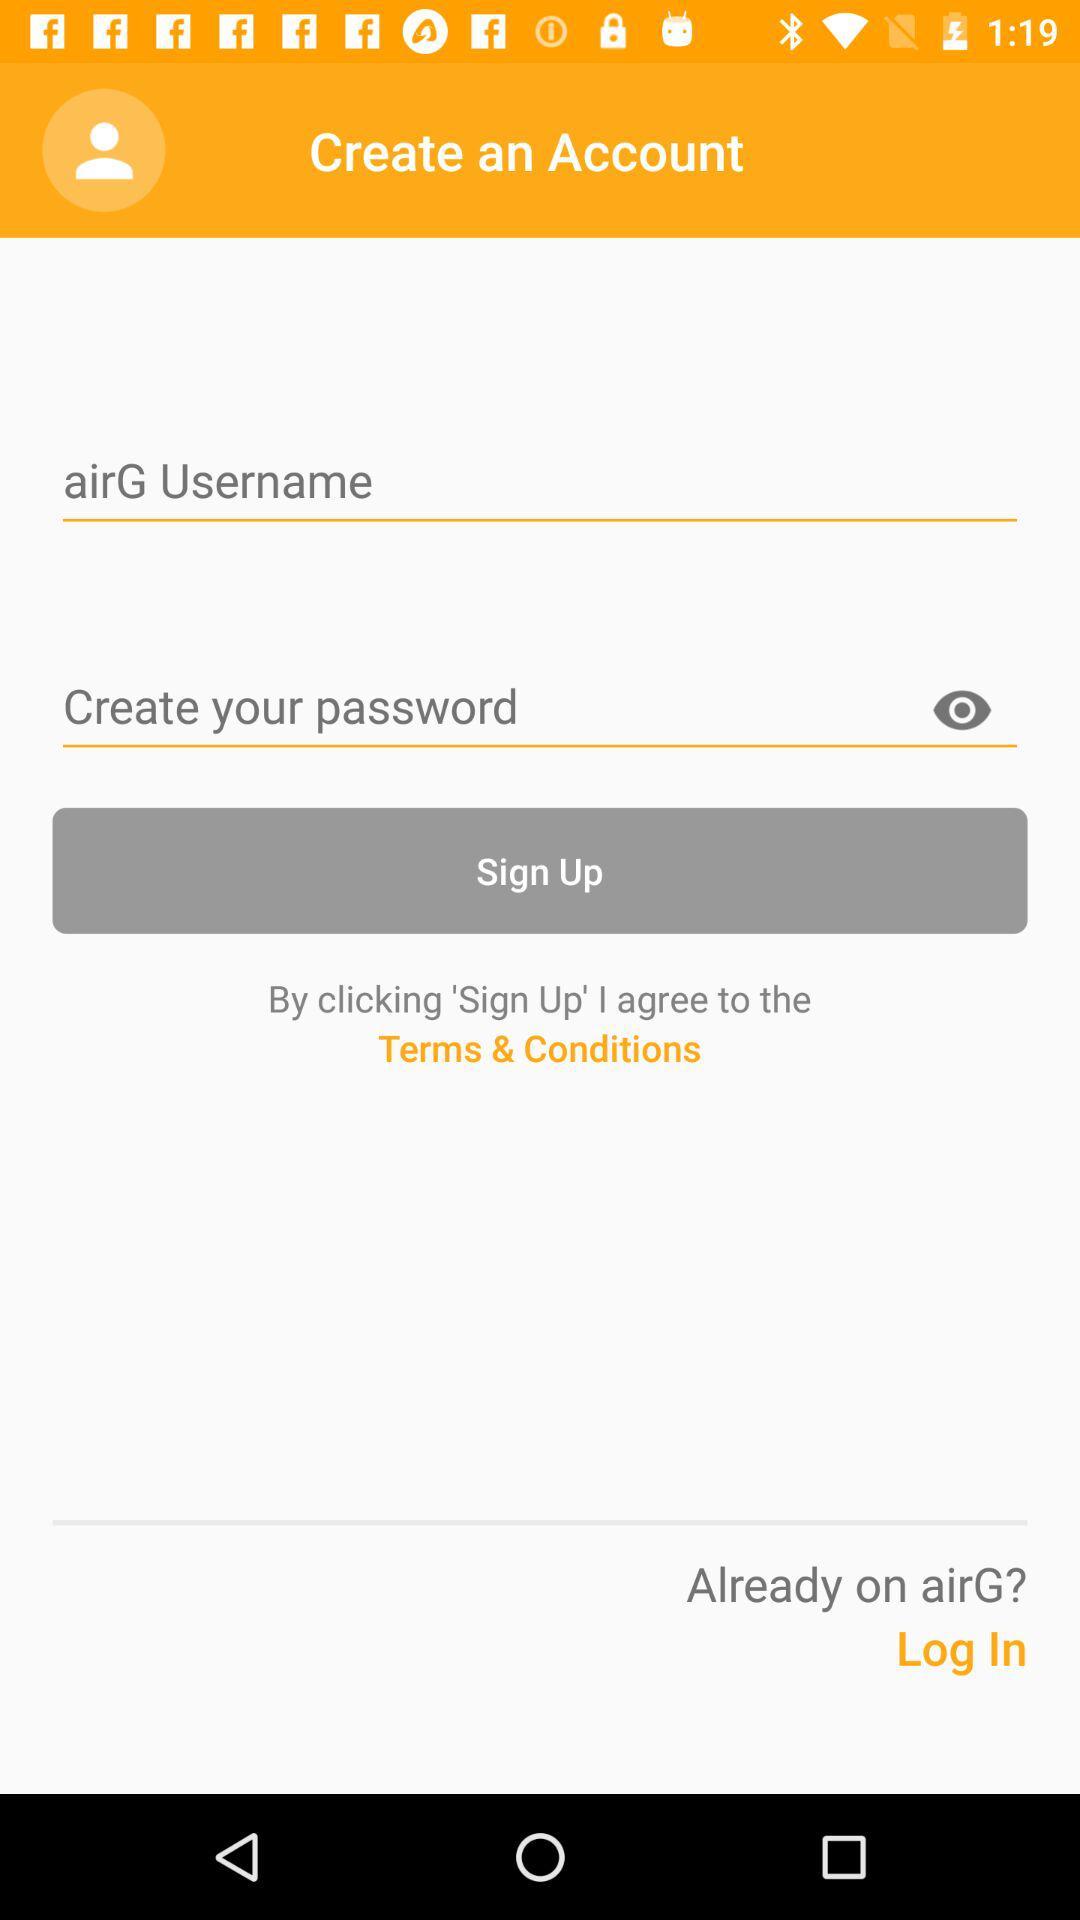 This screenshot has width=1080, height=1920. What do you see at coordinates (540, 483) in the screenshot?
I see `username` at bounding box center [540, 483].